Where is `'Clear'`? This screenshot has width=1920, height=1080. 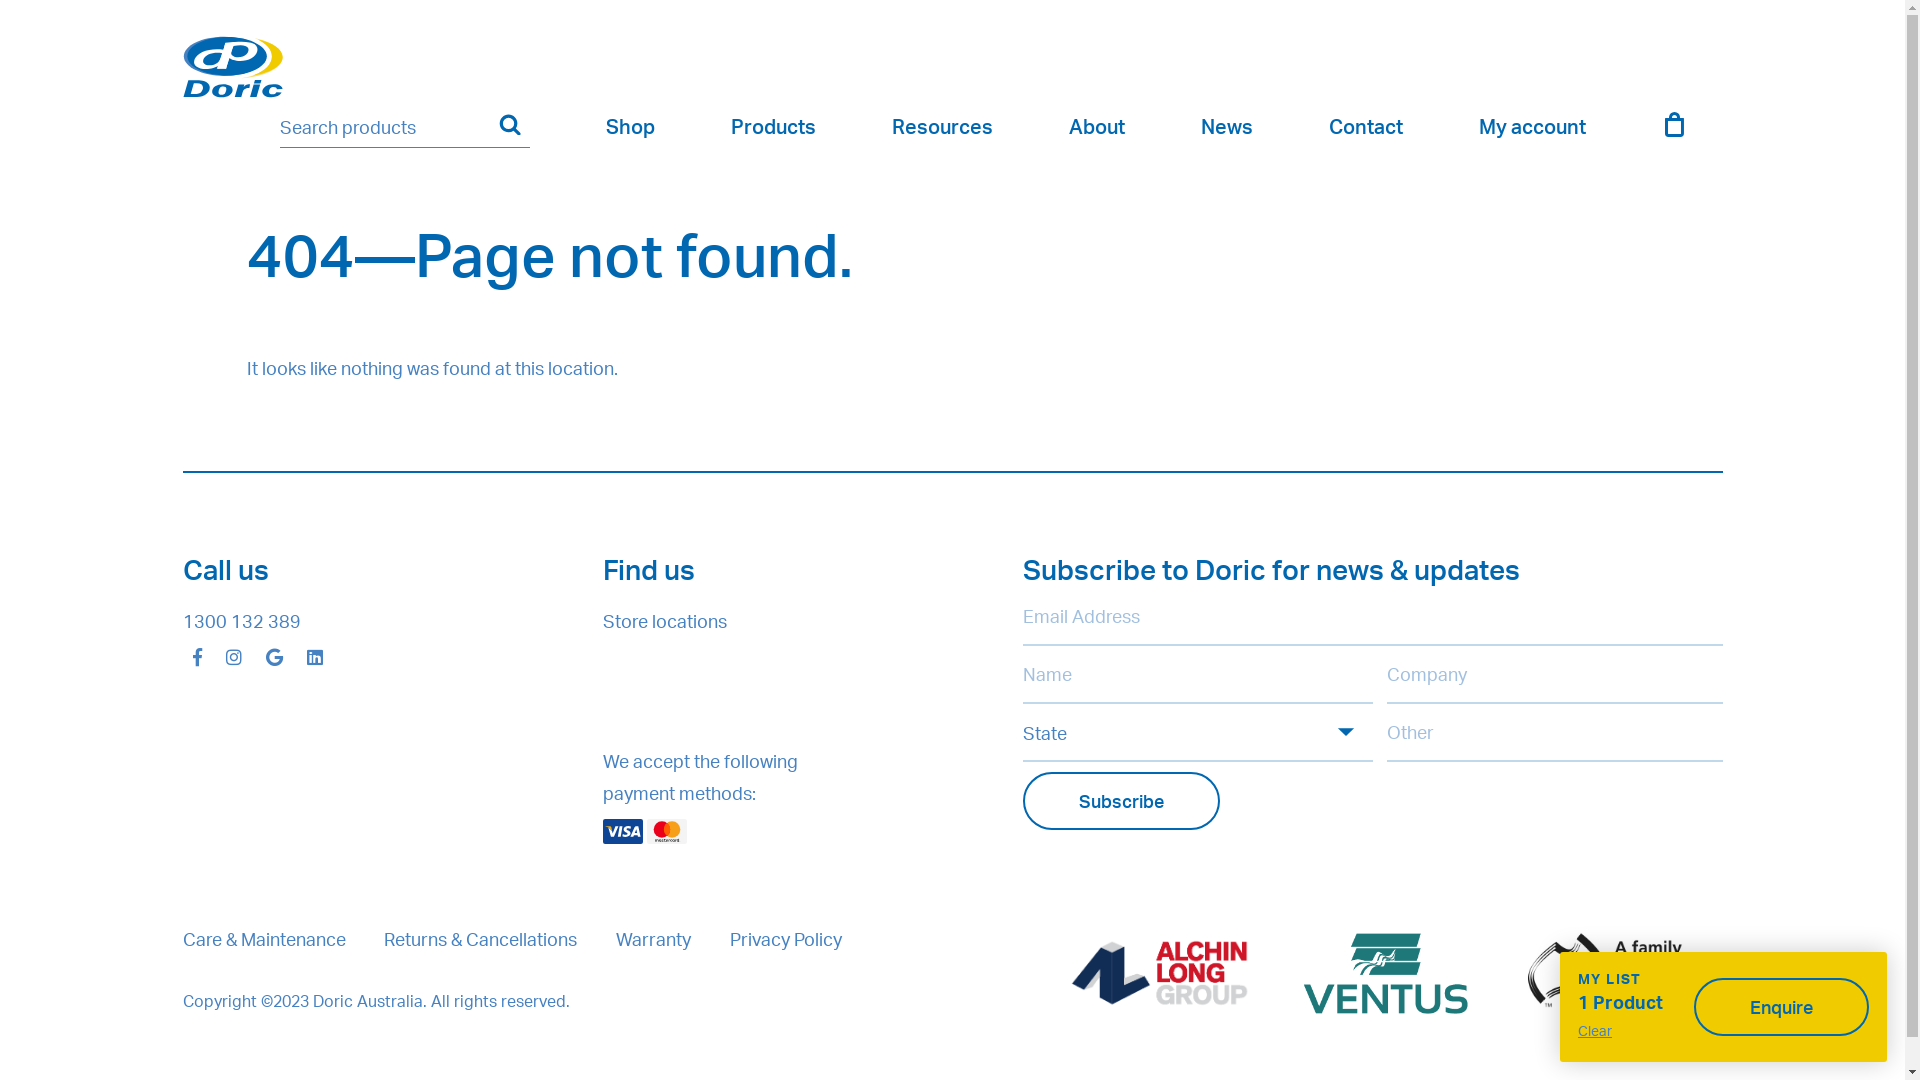 'Clear' is located at coordinates (1577, 1031).